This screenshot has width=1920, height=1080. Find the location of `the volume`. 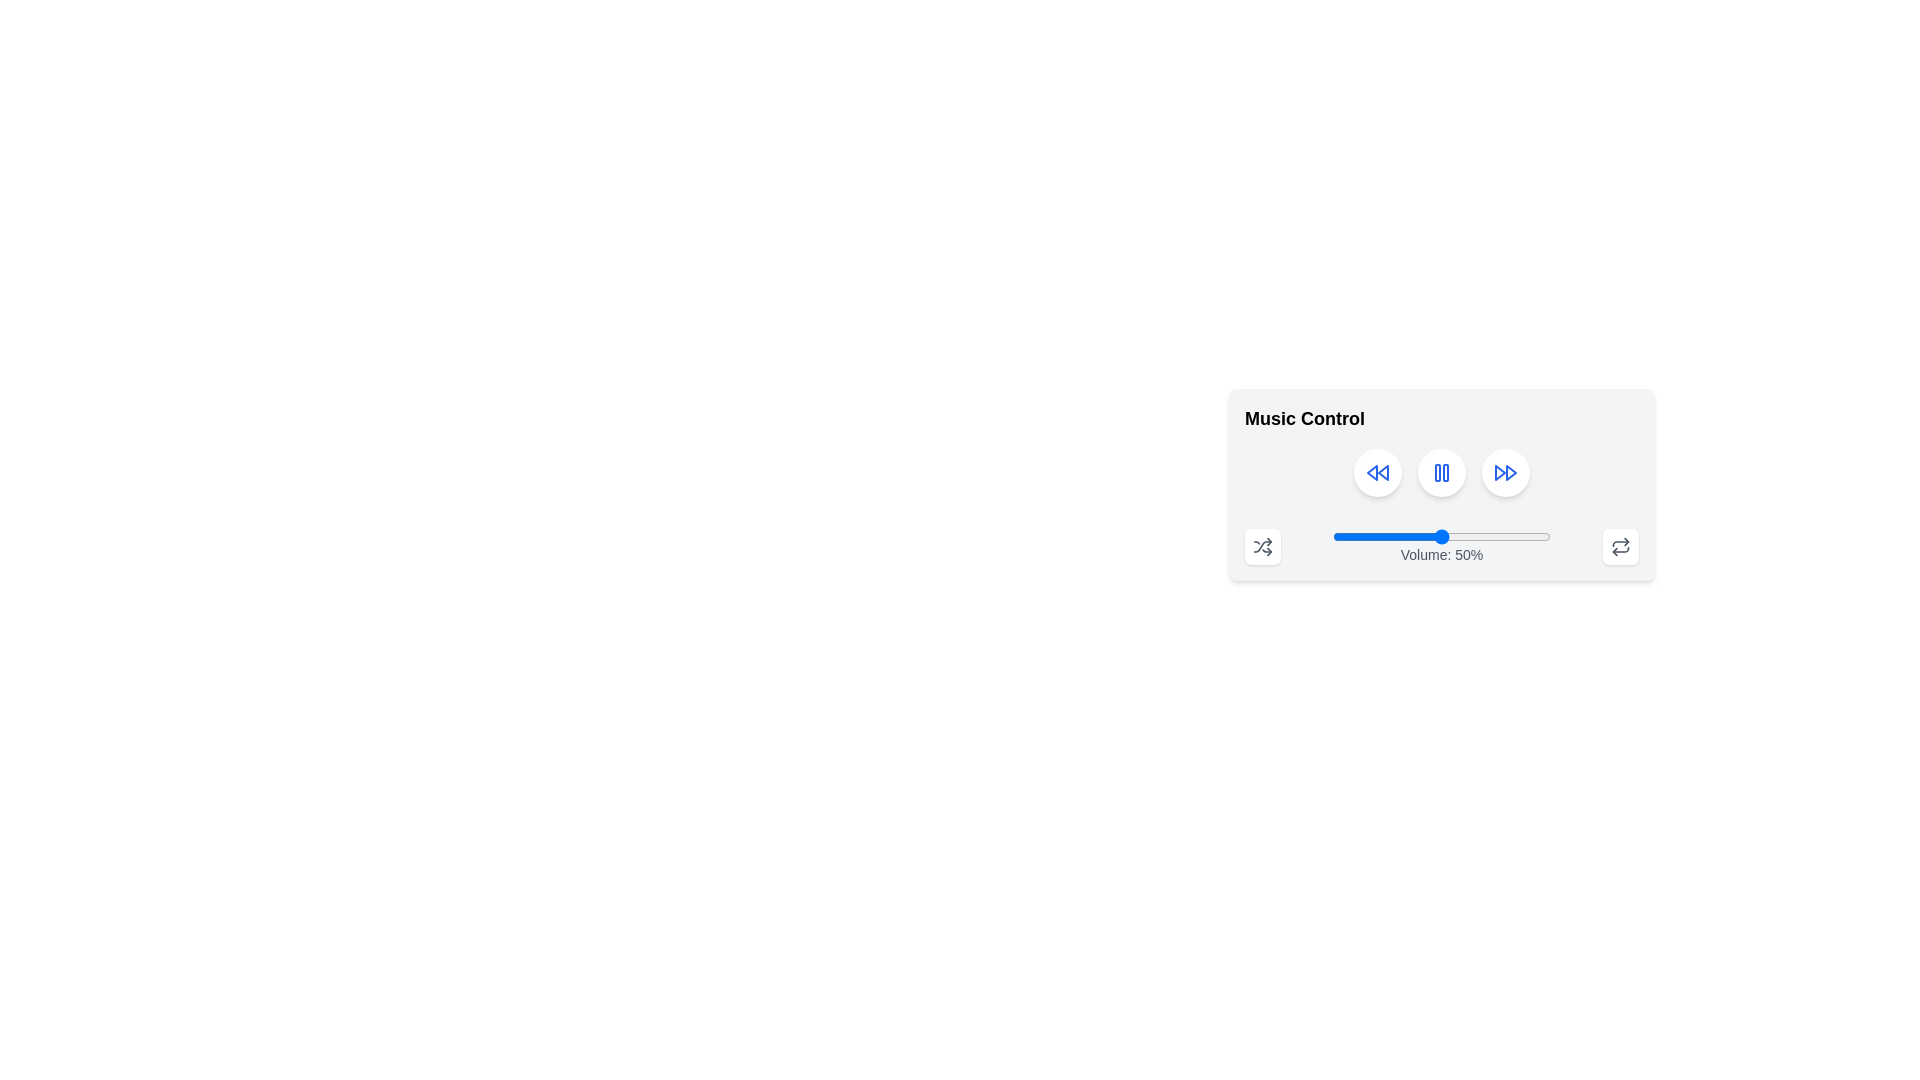

the volume is located at coordinates (1333, 535).